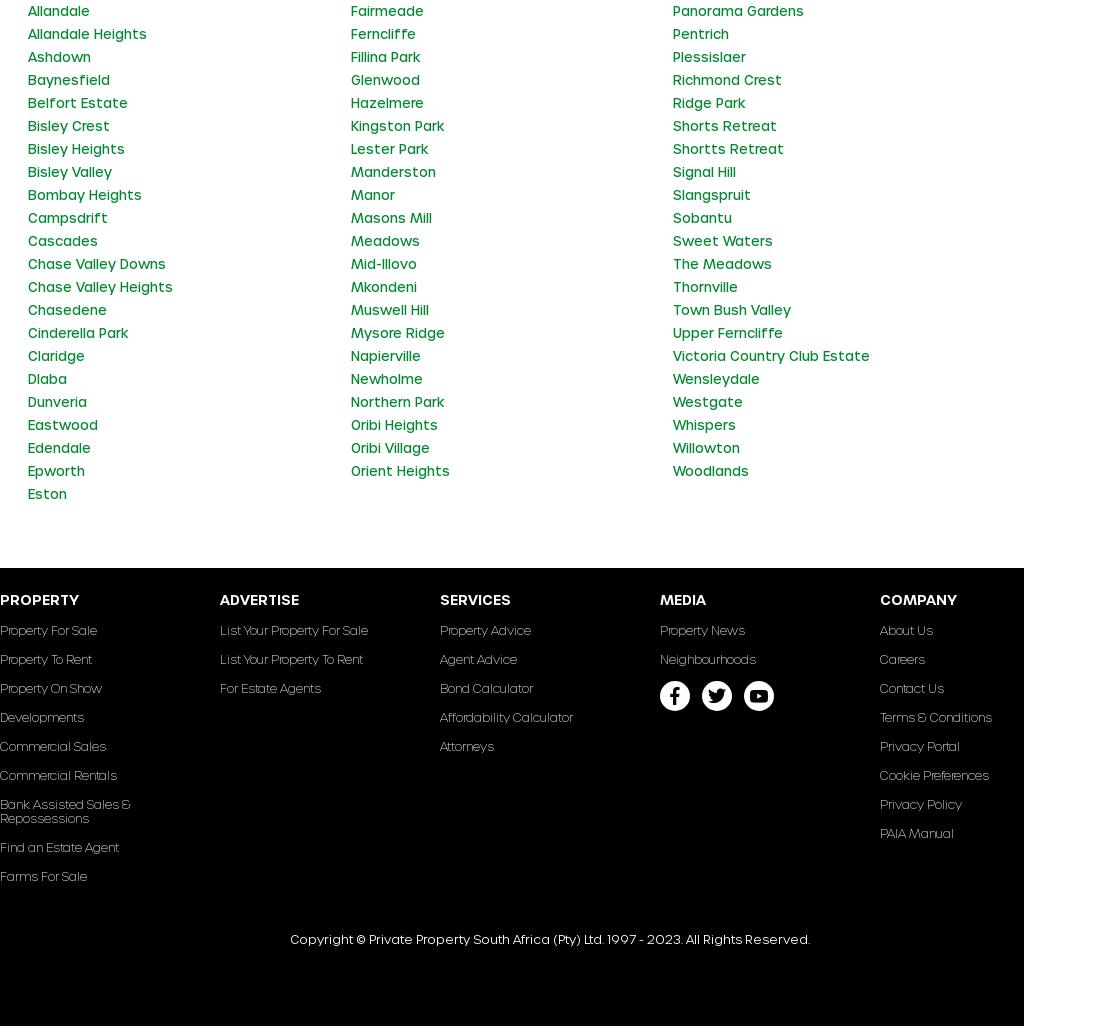  I want to click on 'Allandale', so click(57, 9).